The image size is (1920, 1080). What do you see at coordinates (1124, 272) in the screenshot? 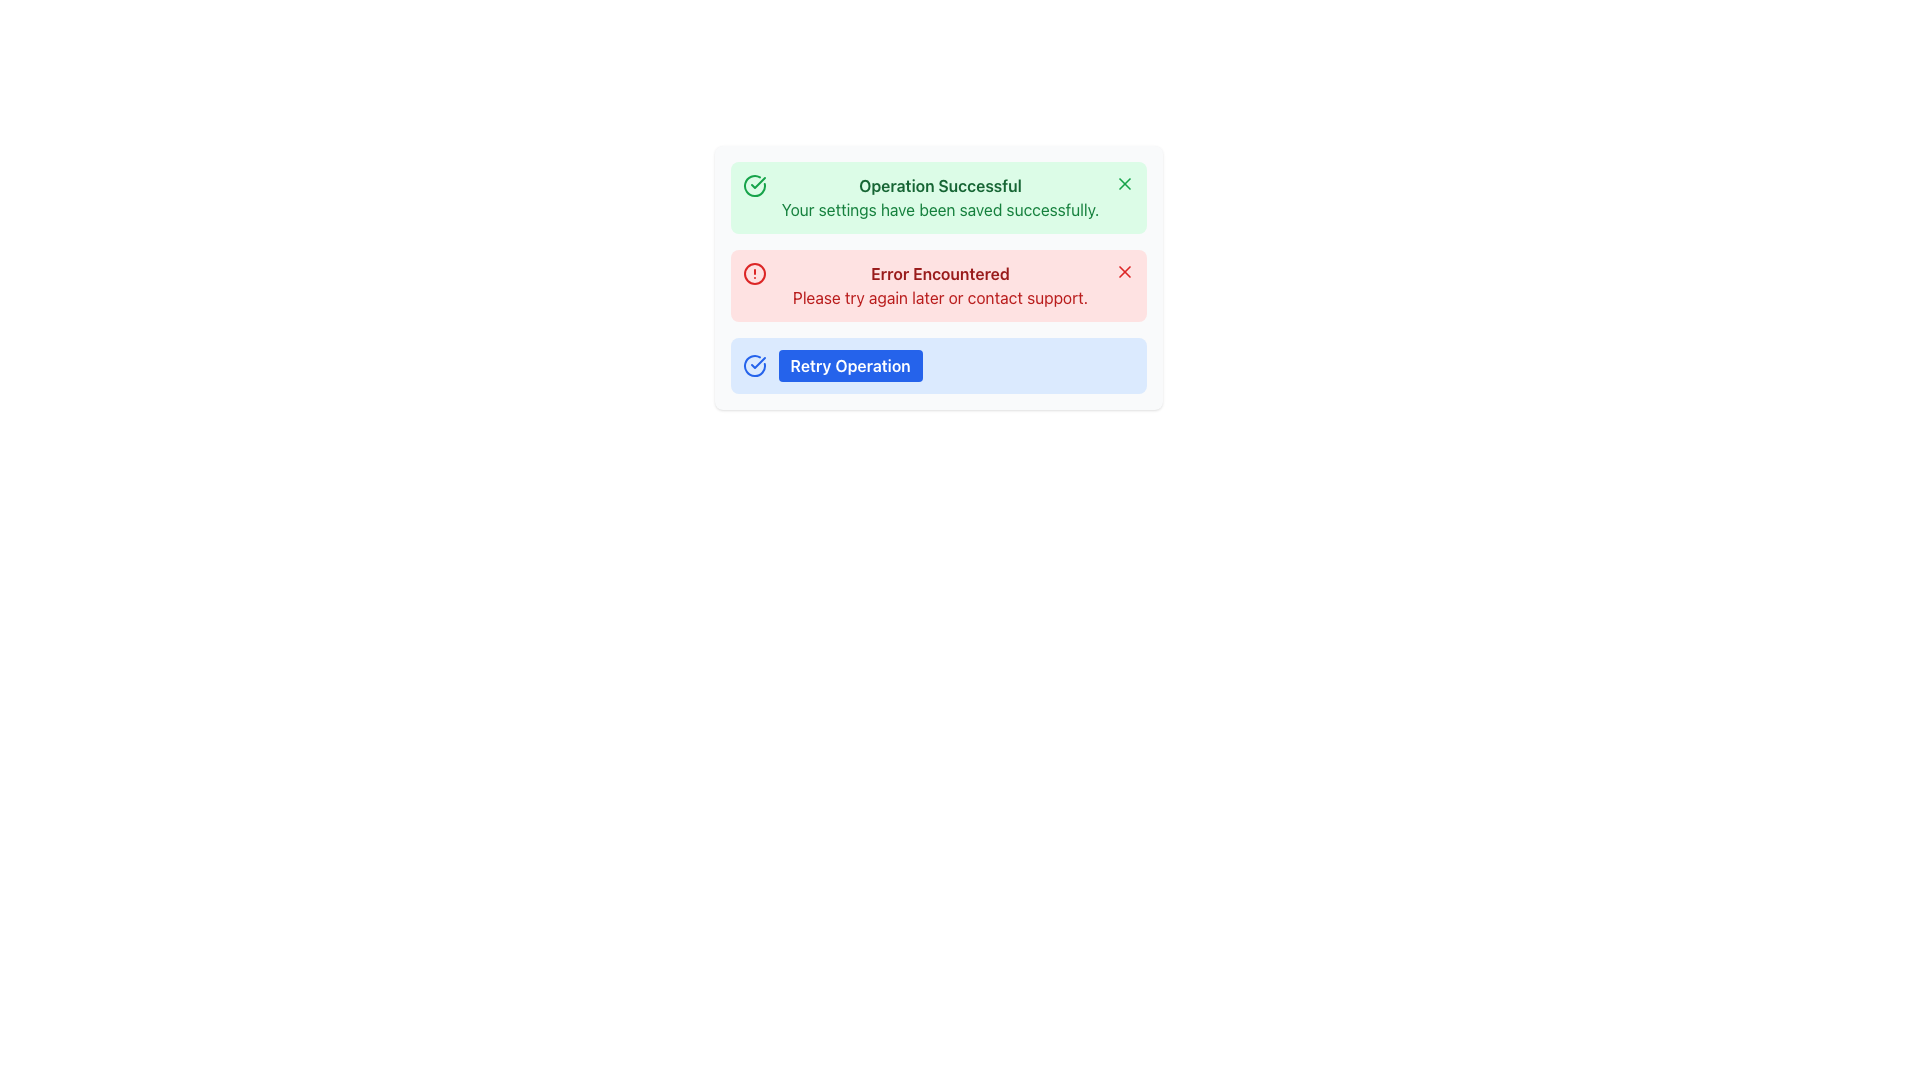
I see `the red 'X' close button located at the far-right edge of the error message panel indicating 'Error Encountered'` at bounding box center [1124, 272].